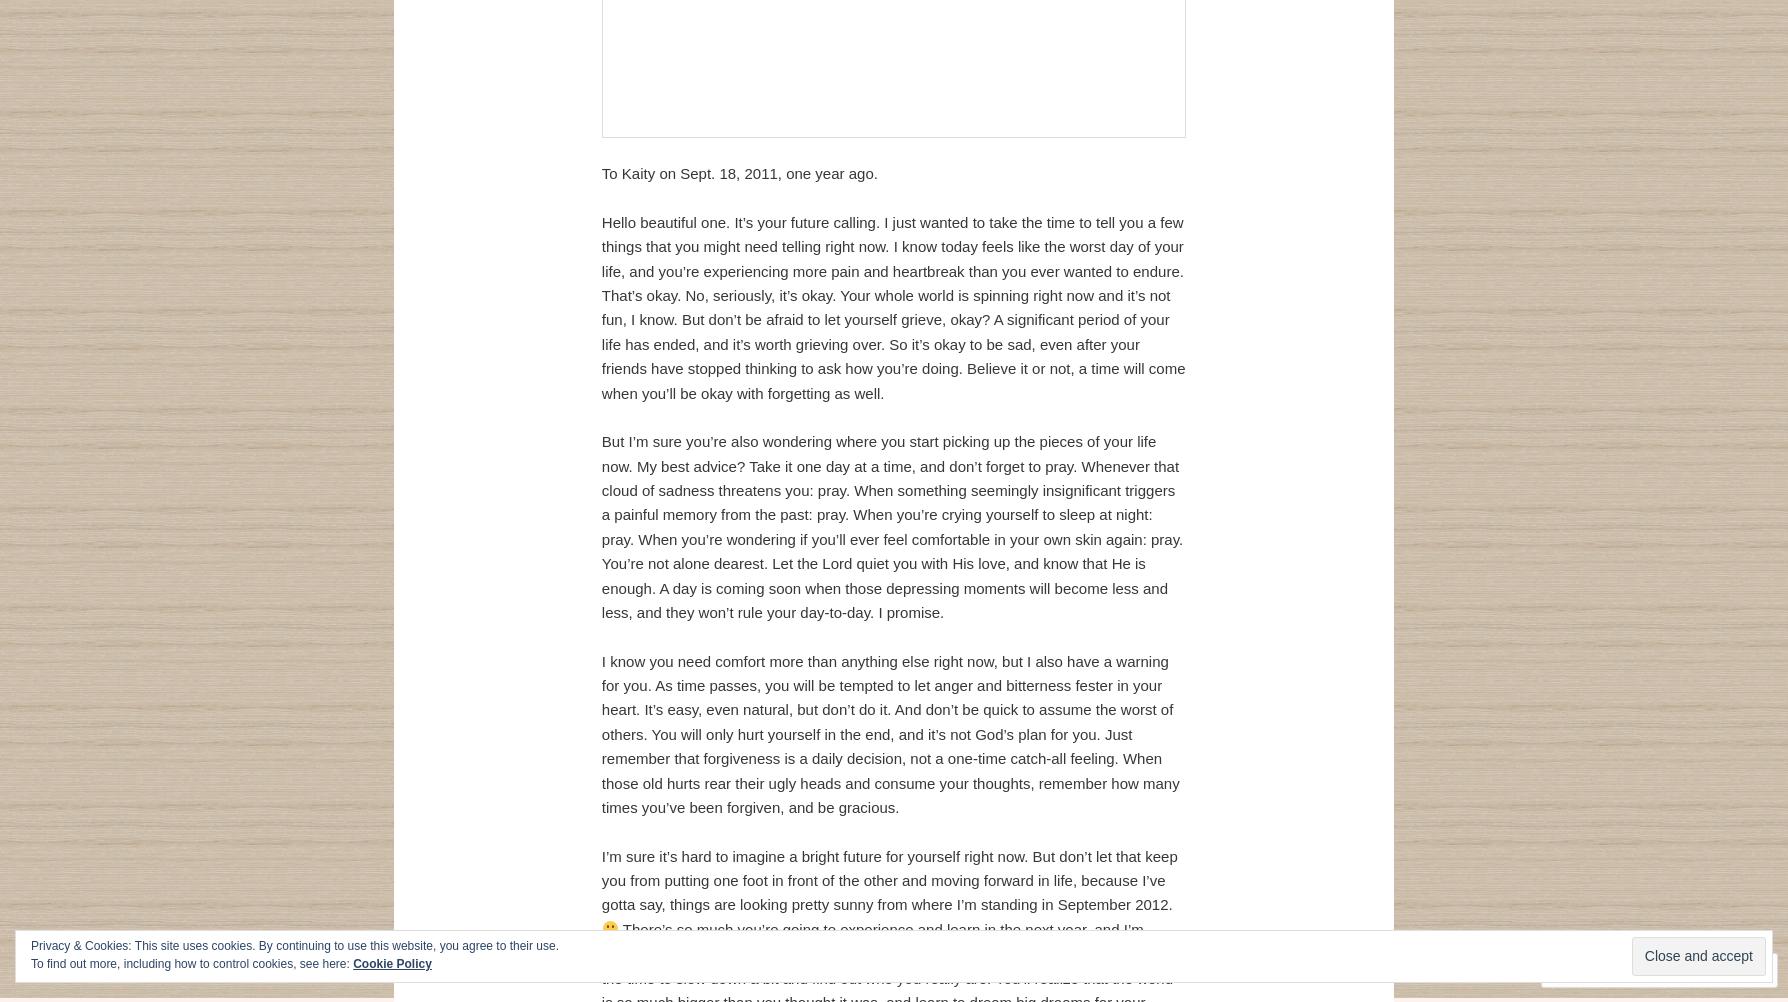 This screenshot has width=1788, height=1002. I want to click on 'To Kaity on Sept. 18, 2011, one year ago.', so click(737, 173).